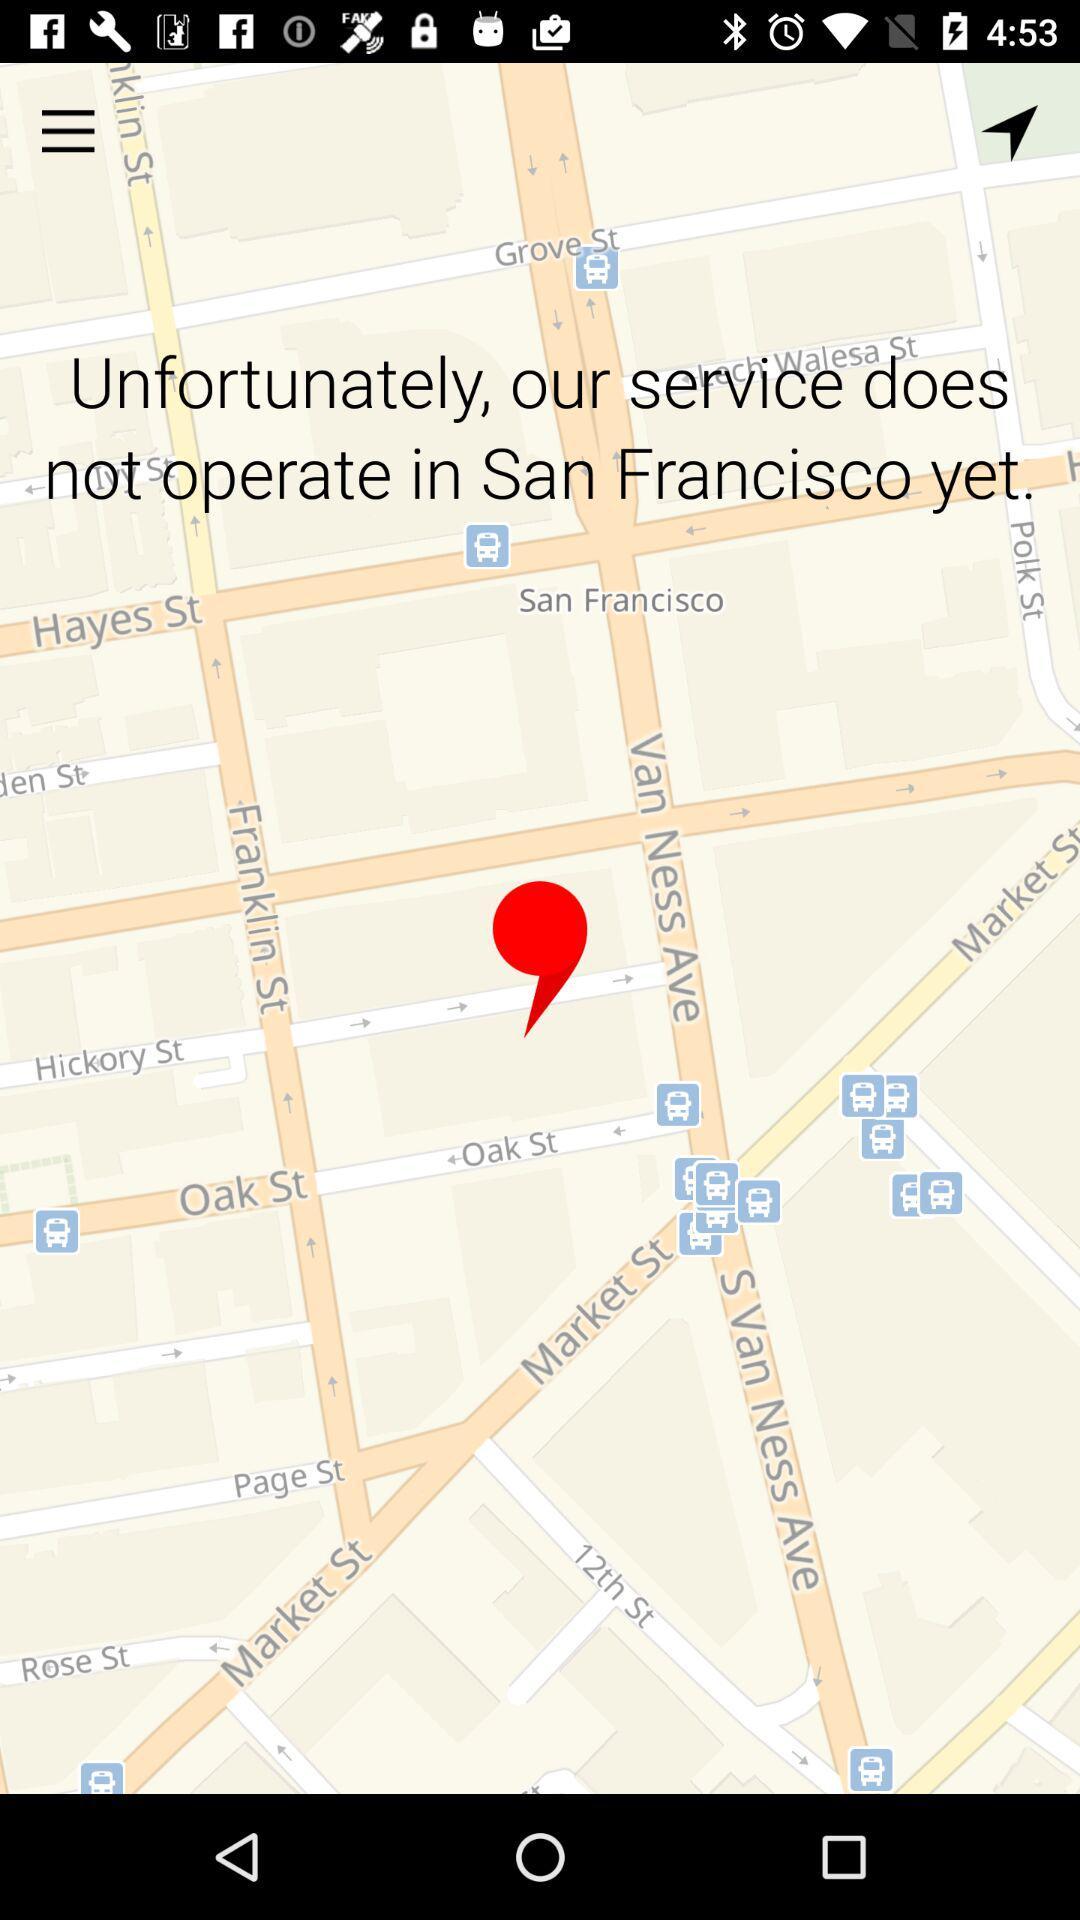 This screenshot has height=1920, width=1080. I want to click on options, so click(67, 130).